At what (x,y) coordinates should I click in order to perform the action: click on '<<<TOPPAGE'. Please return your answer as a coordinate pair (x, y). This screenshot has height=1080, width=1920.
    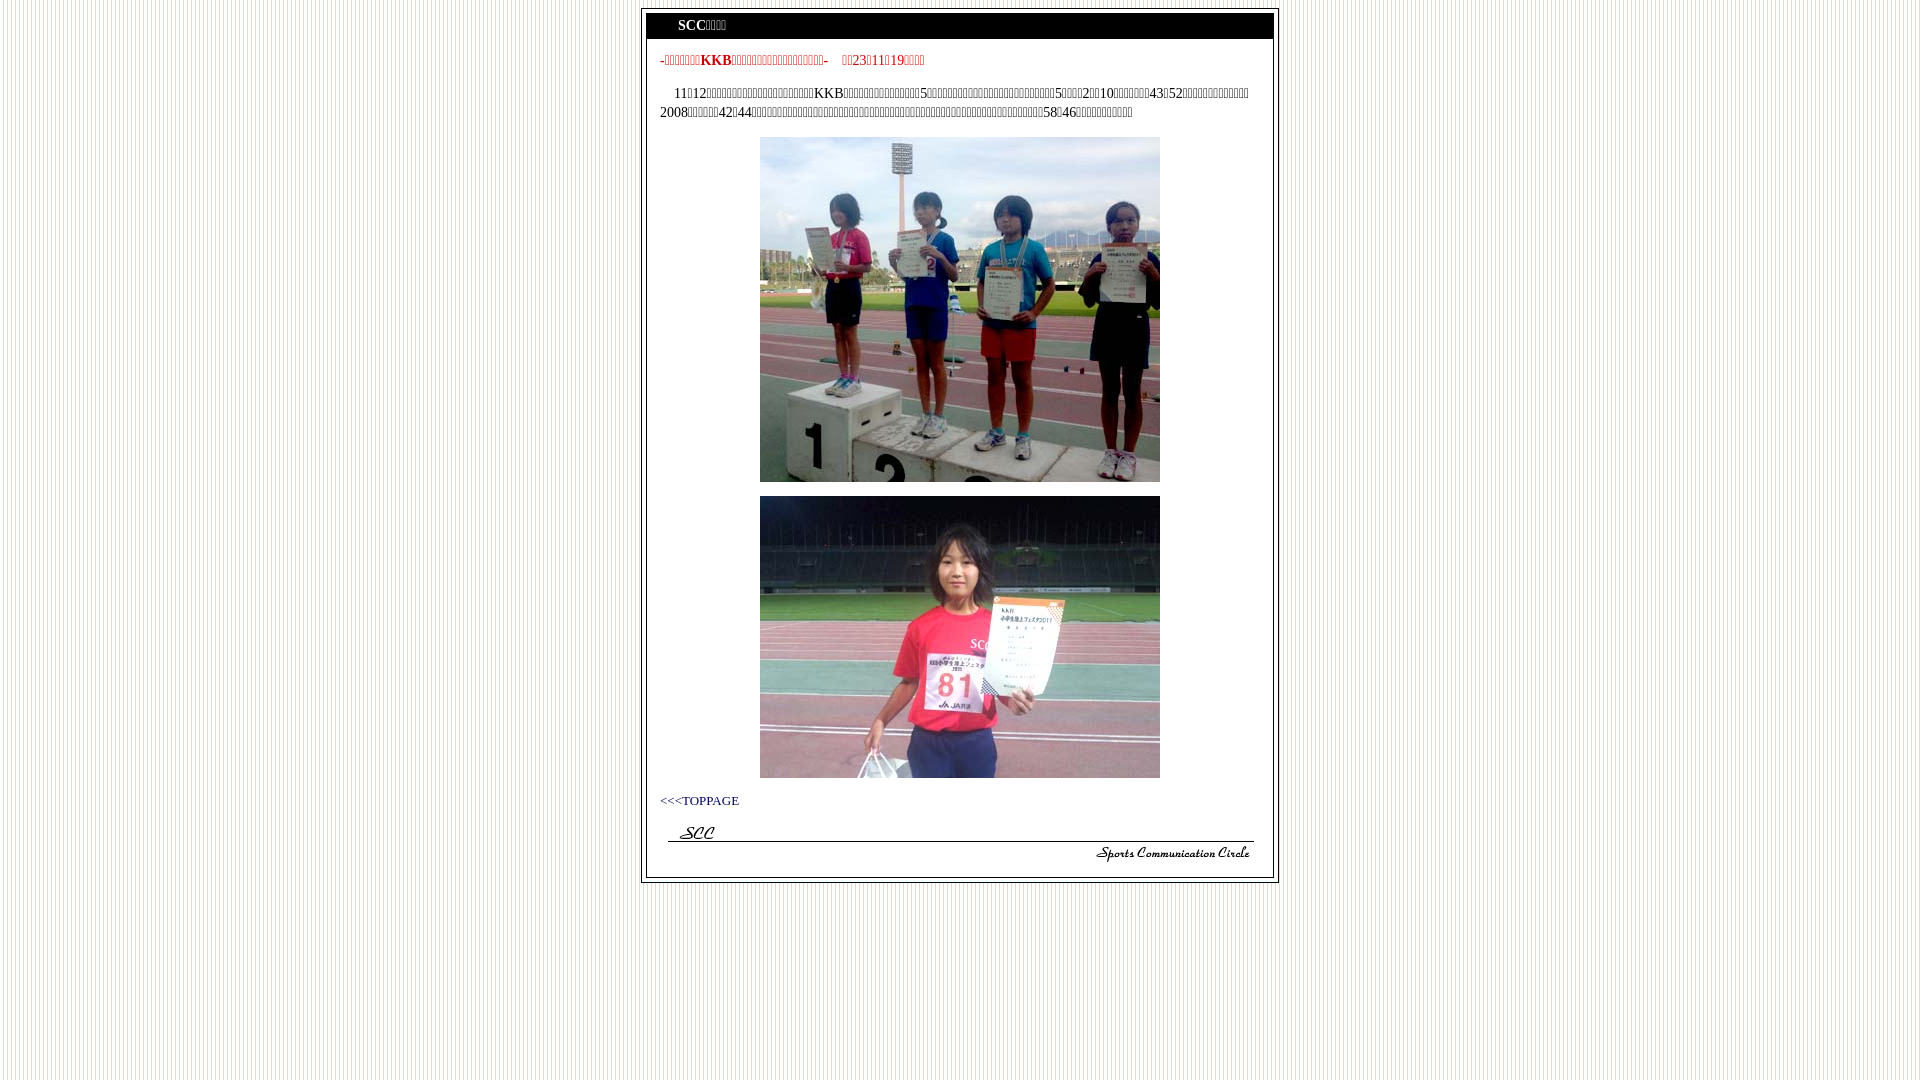
    Looking at the image, I should click on (699, 799).